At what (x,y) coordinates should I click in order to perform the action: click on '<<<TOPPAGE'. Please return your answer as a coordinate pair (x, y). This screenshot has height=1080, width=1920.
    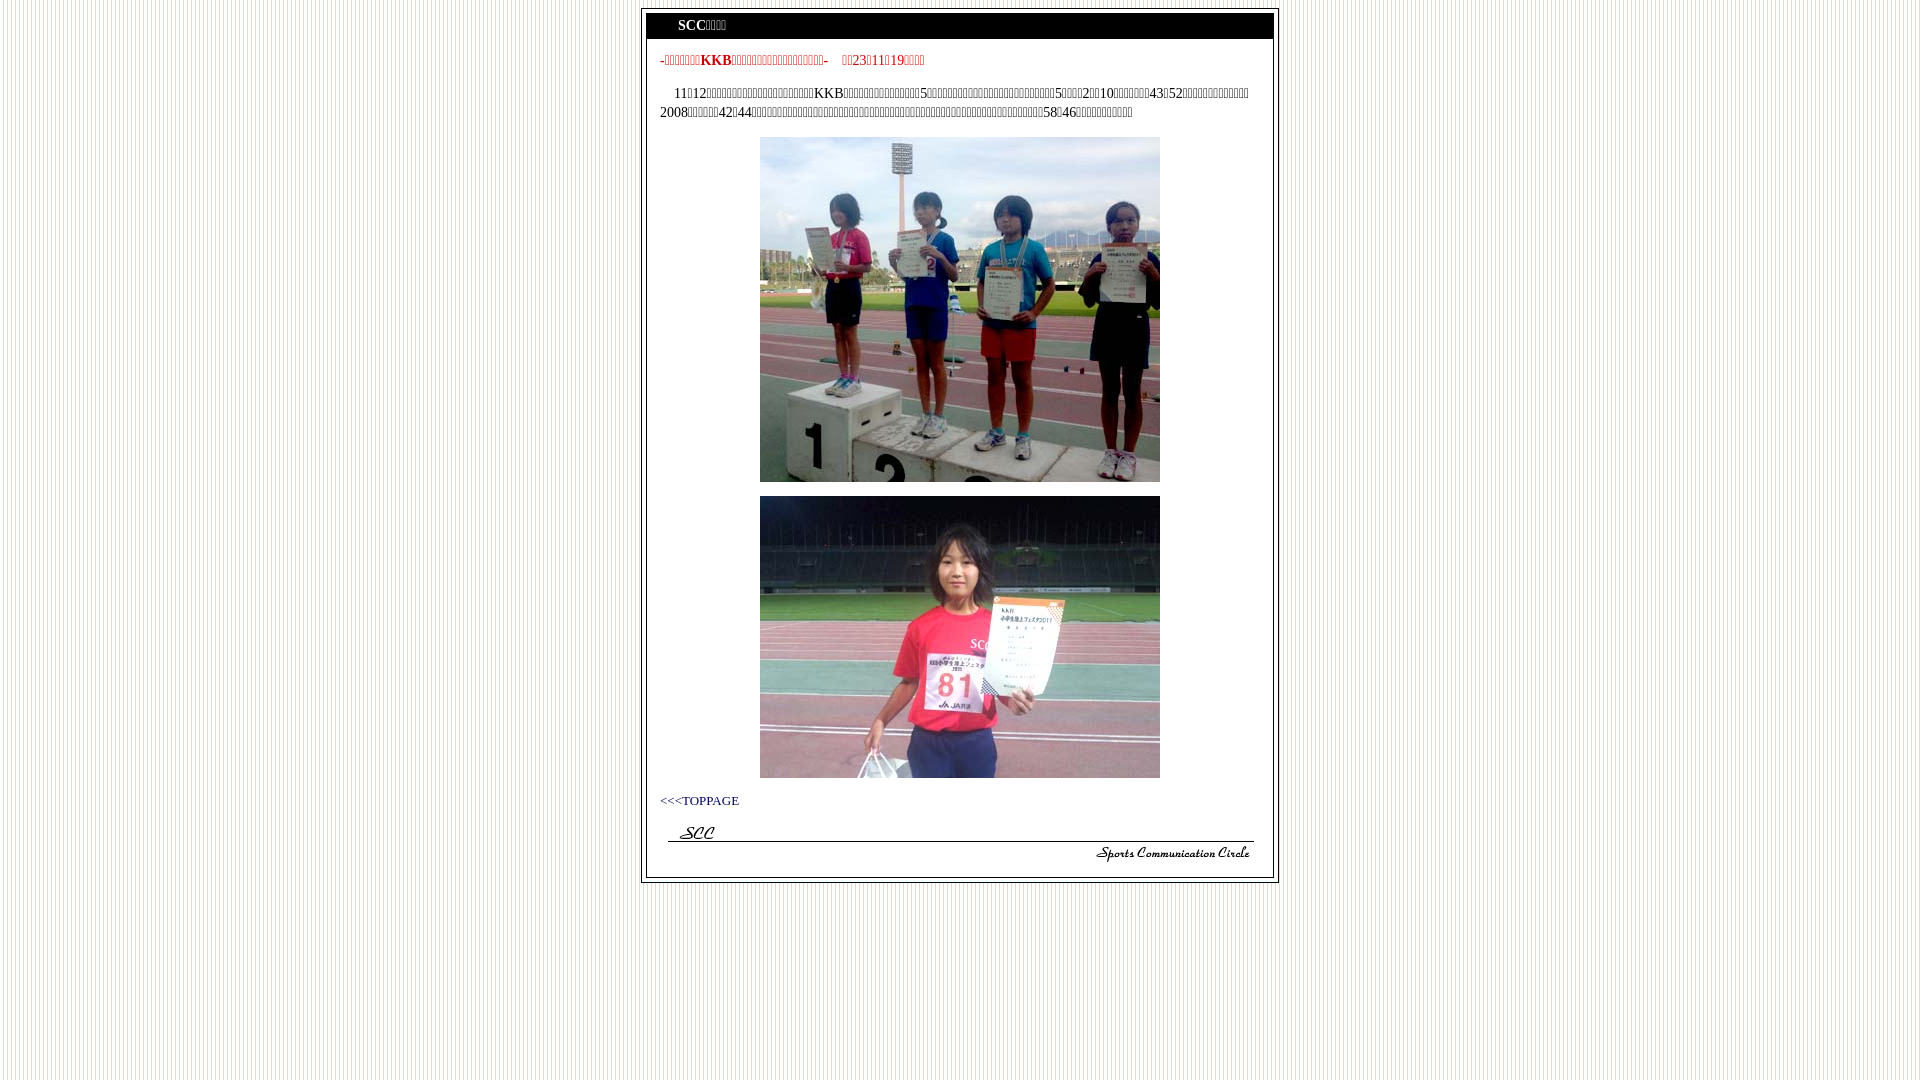
    Looking at the image, I should click on (699, 799).